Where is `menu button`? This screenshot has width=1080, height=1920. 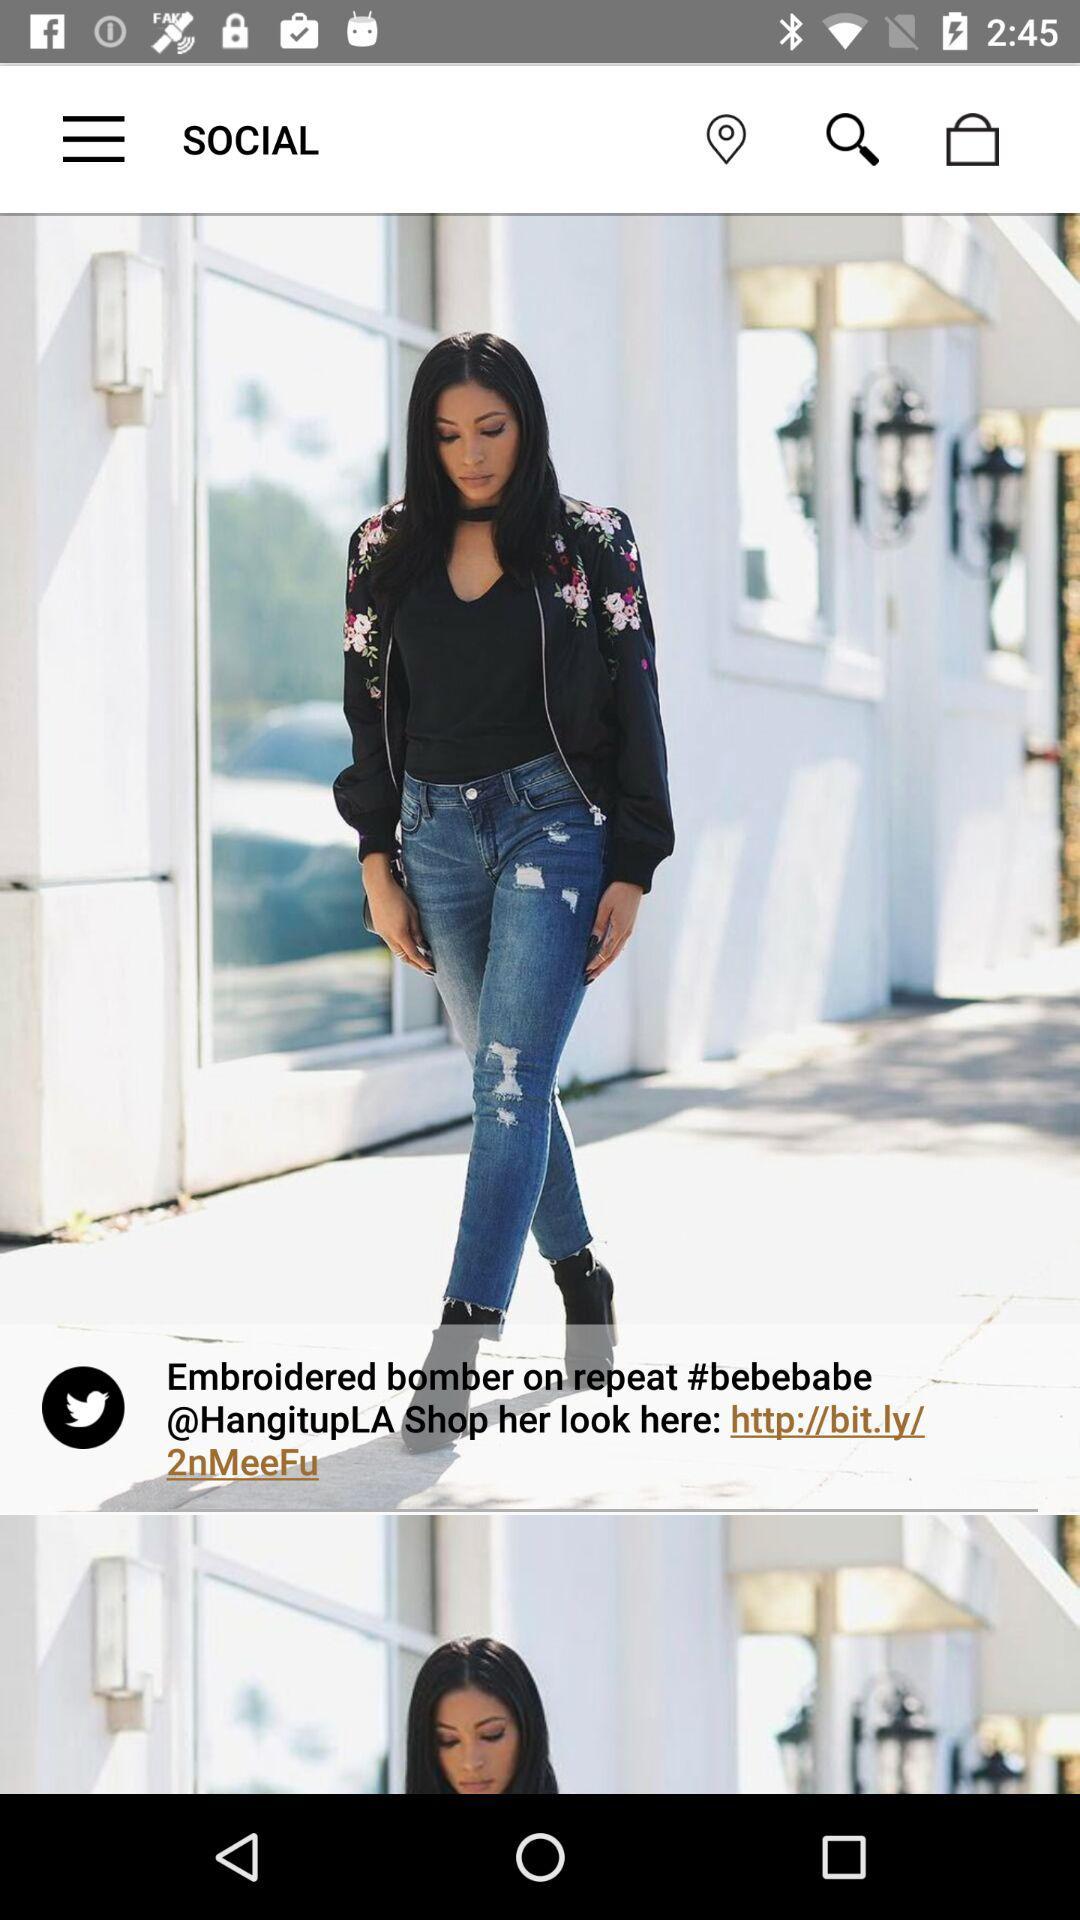
menu button is located at coordinates (93, 138).